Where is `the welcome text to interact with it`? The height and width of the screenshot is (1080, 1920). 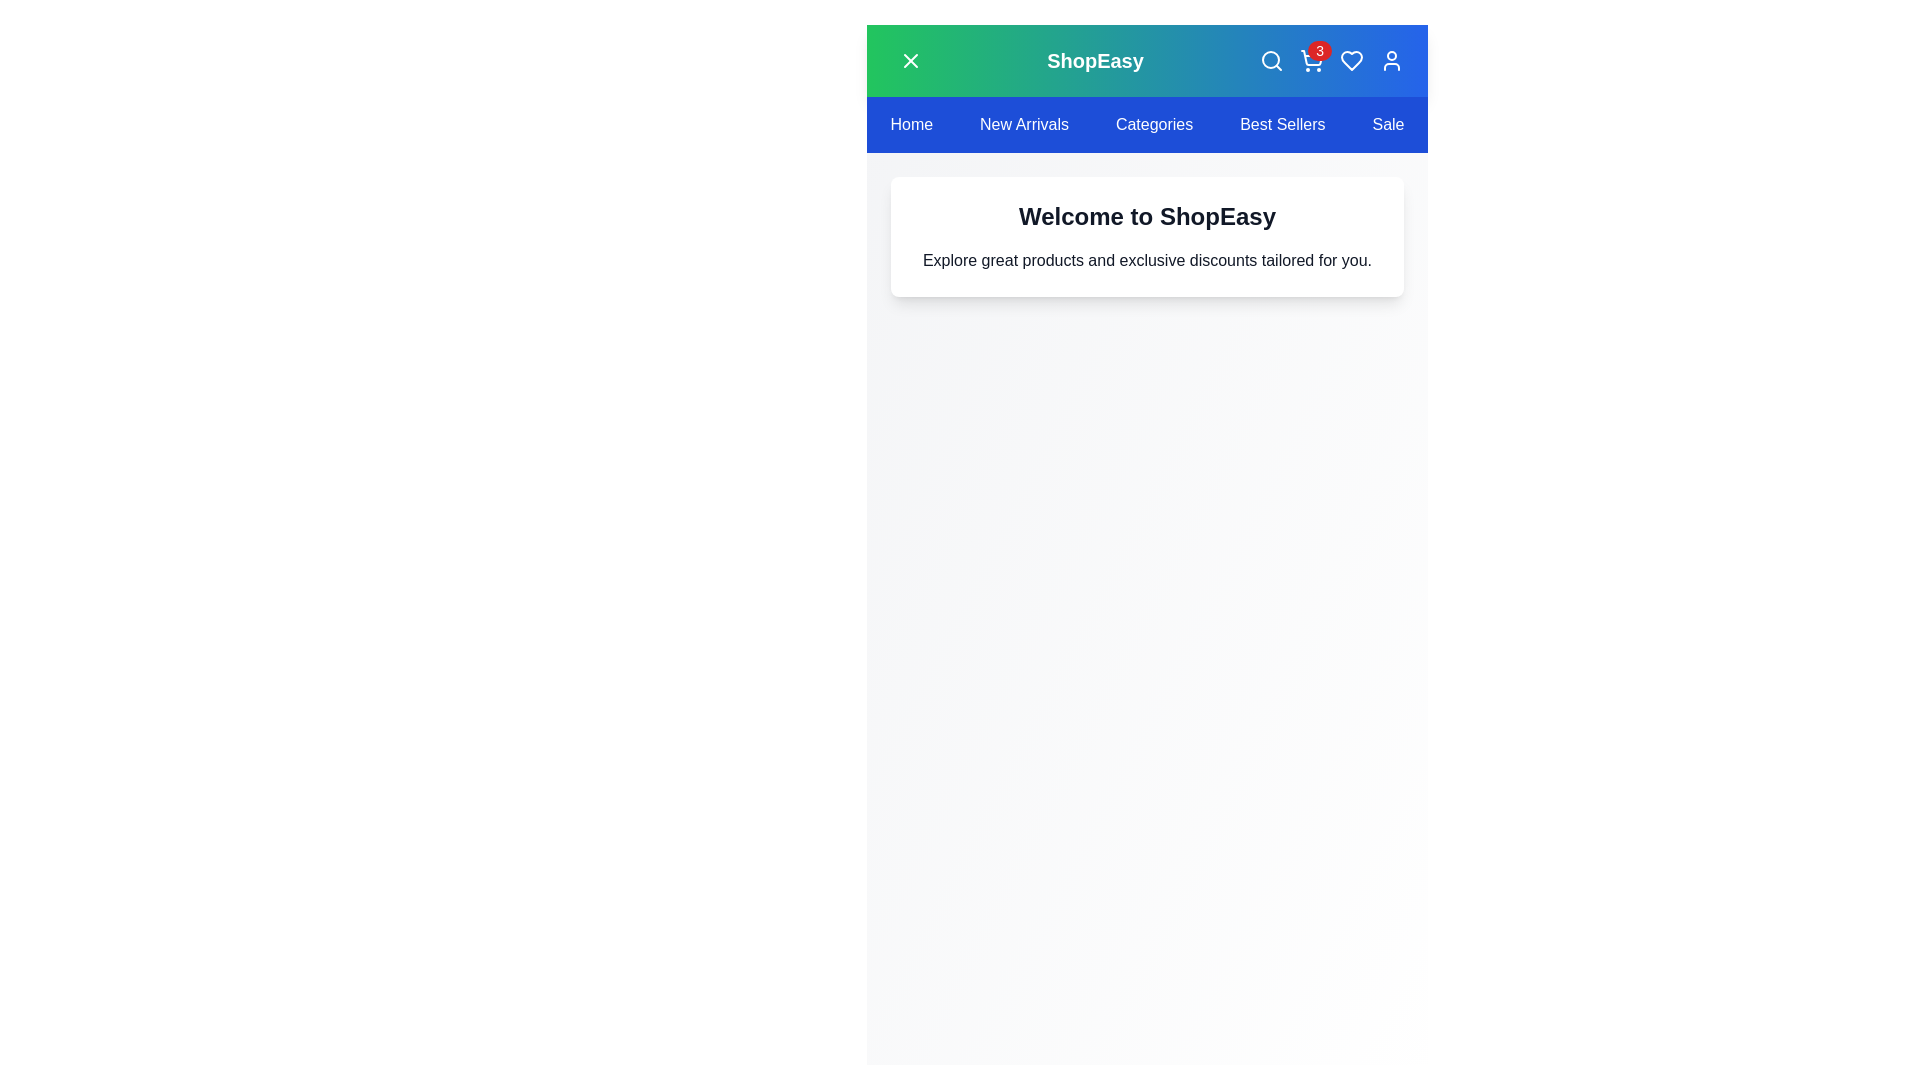
the welcome text to interact with it is located at coordinates (1147, 235).